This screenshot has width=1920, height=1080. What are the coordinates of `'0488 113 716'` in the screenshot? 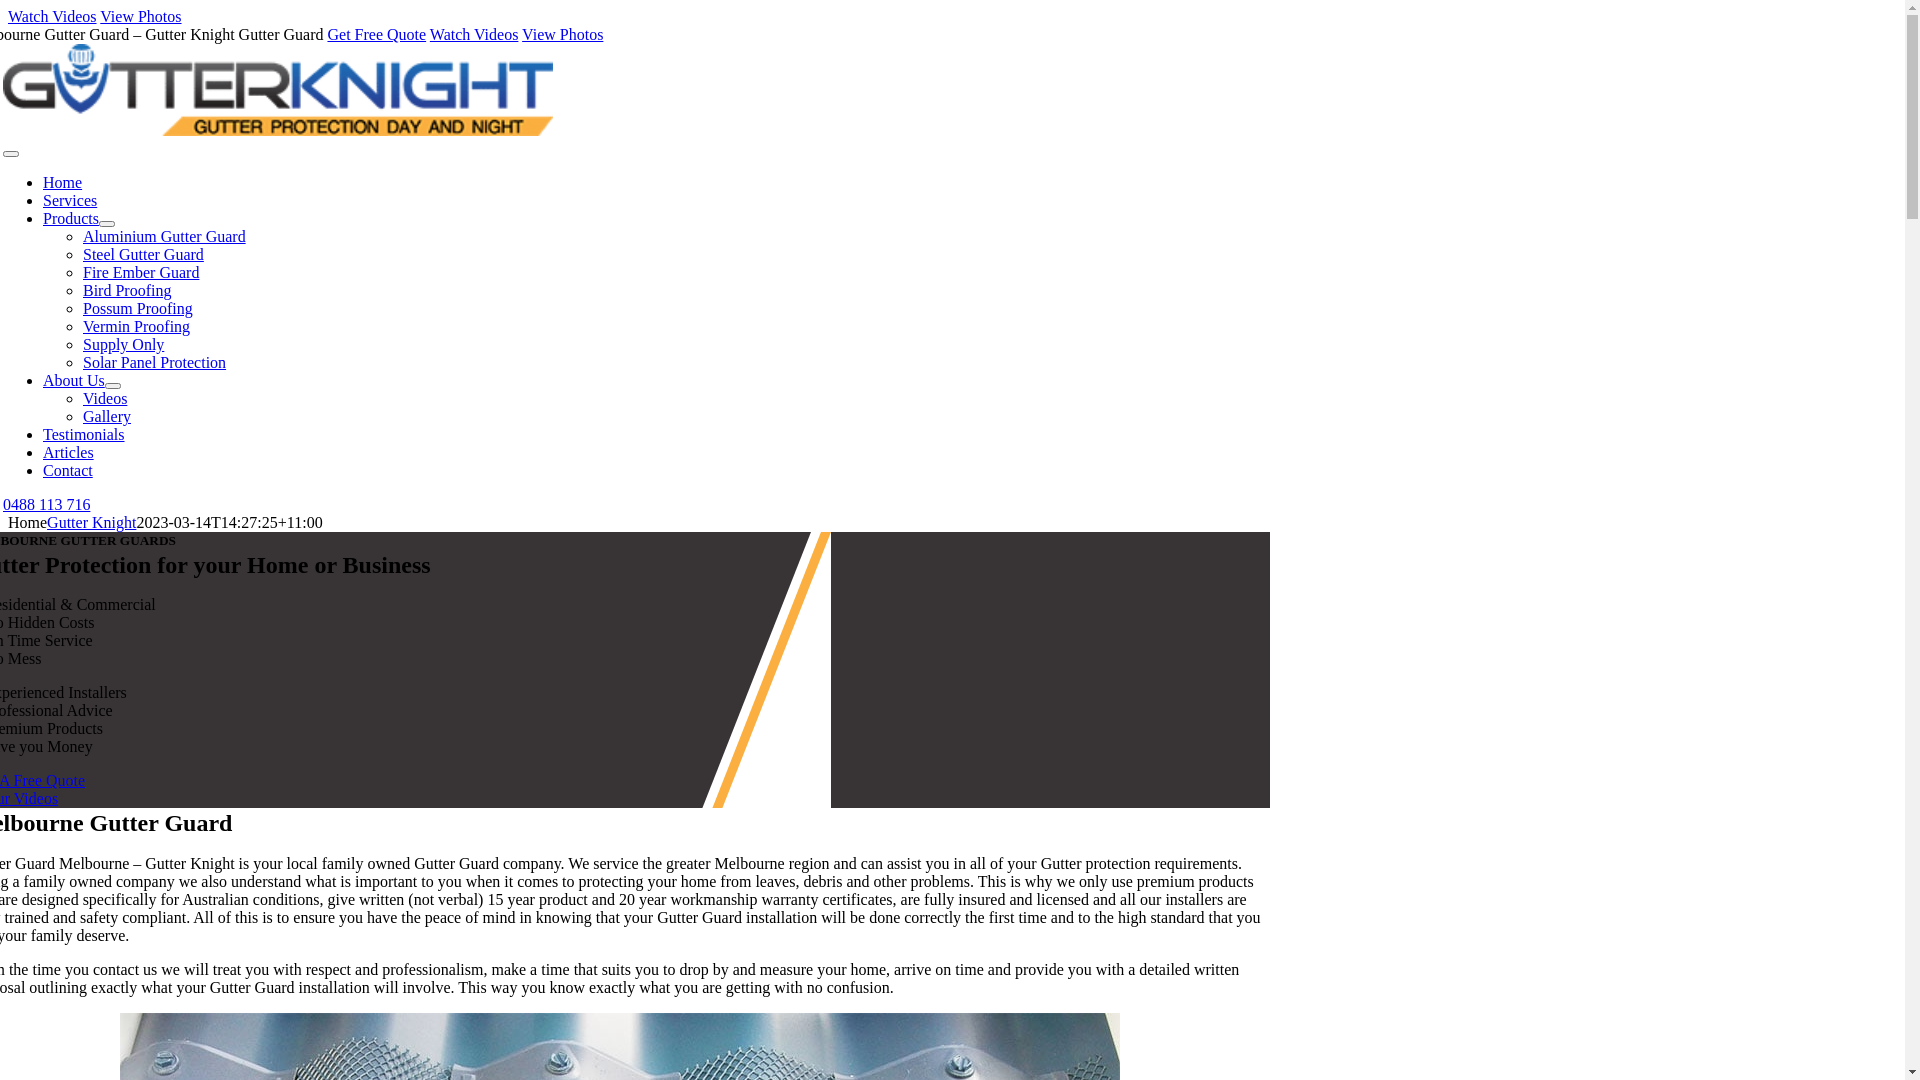 It's located at (46, 503).